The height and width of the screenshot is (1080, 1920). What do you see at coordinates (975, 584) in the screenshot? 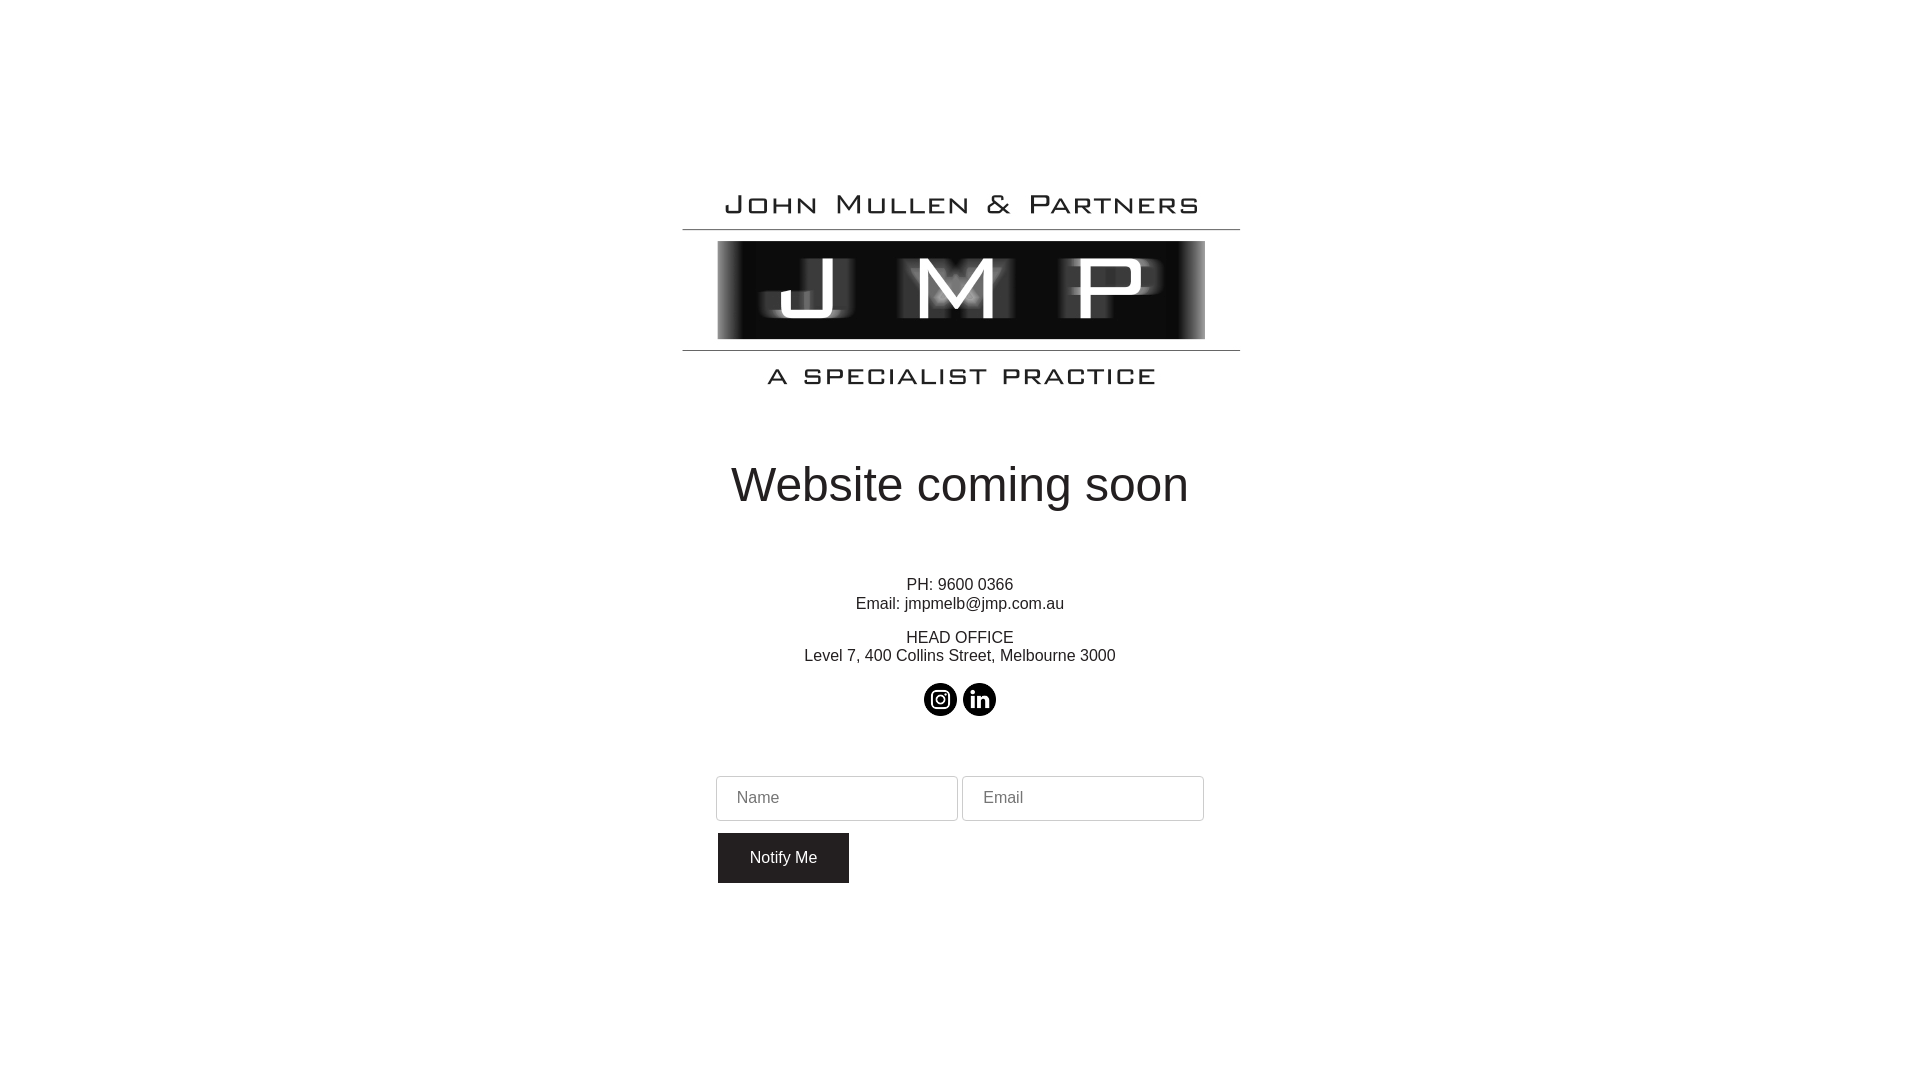
I see `'9600 0366'` at bounding box center [975, 584].